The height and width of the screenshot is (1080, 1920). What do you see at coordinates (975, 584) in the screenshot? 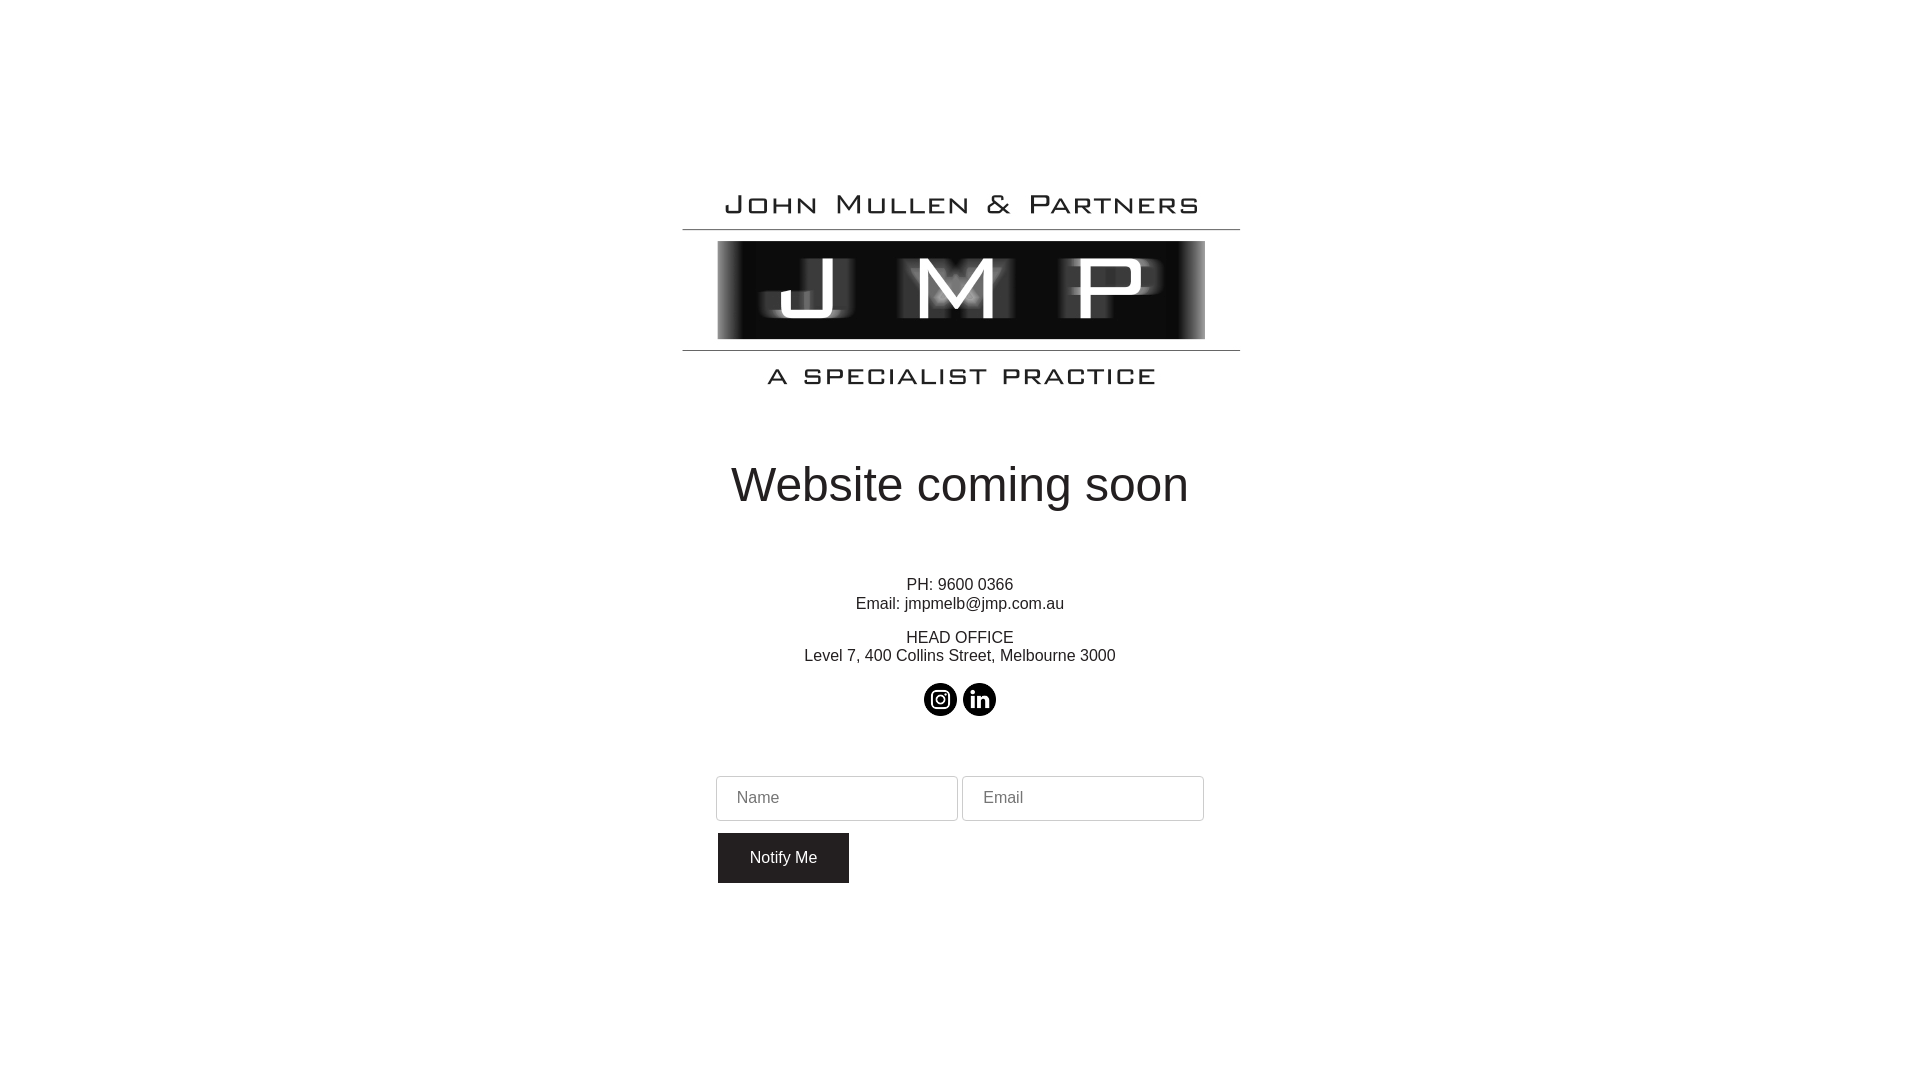
I see `'9600 0366'` at bounding box center [975, 584].